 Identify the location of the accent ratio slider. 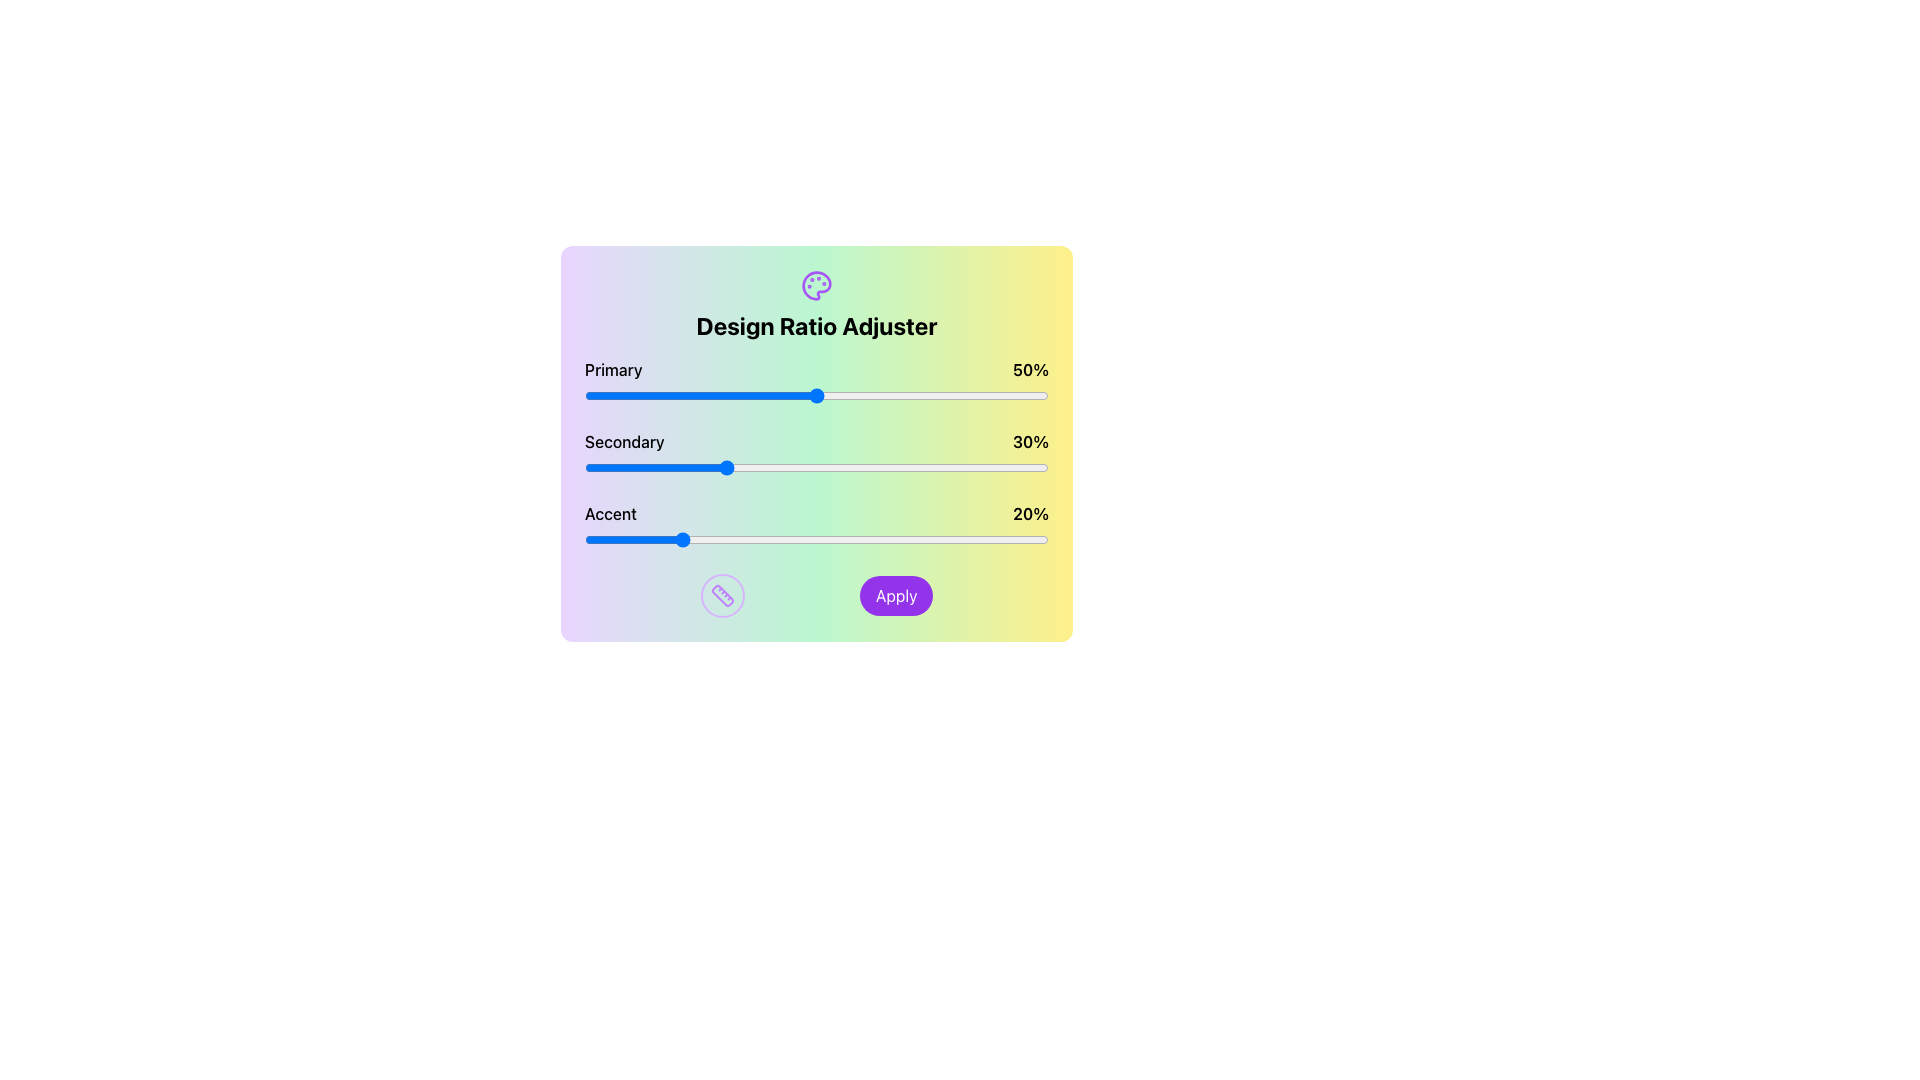
(890, 540).